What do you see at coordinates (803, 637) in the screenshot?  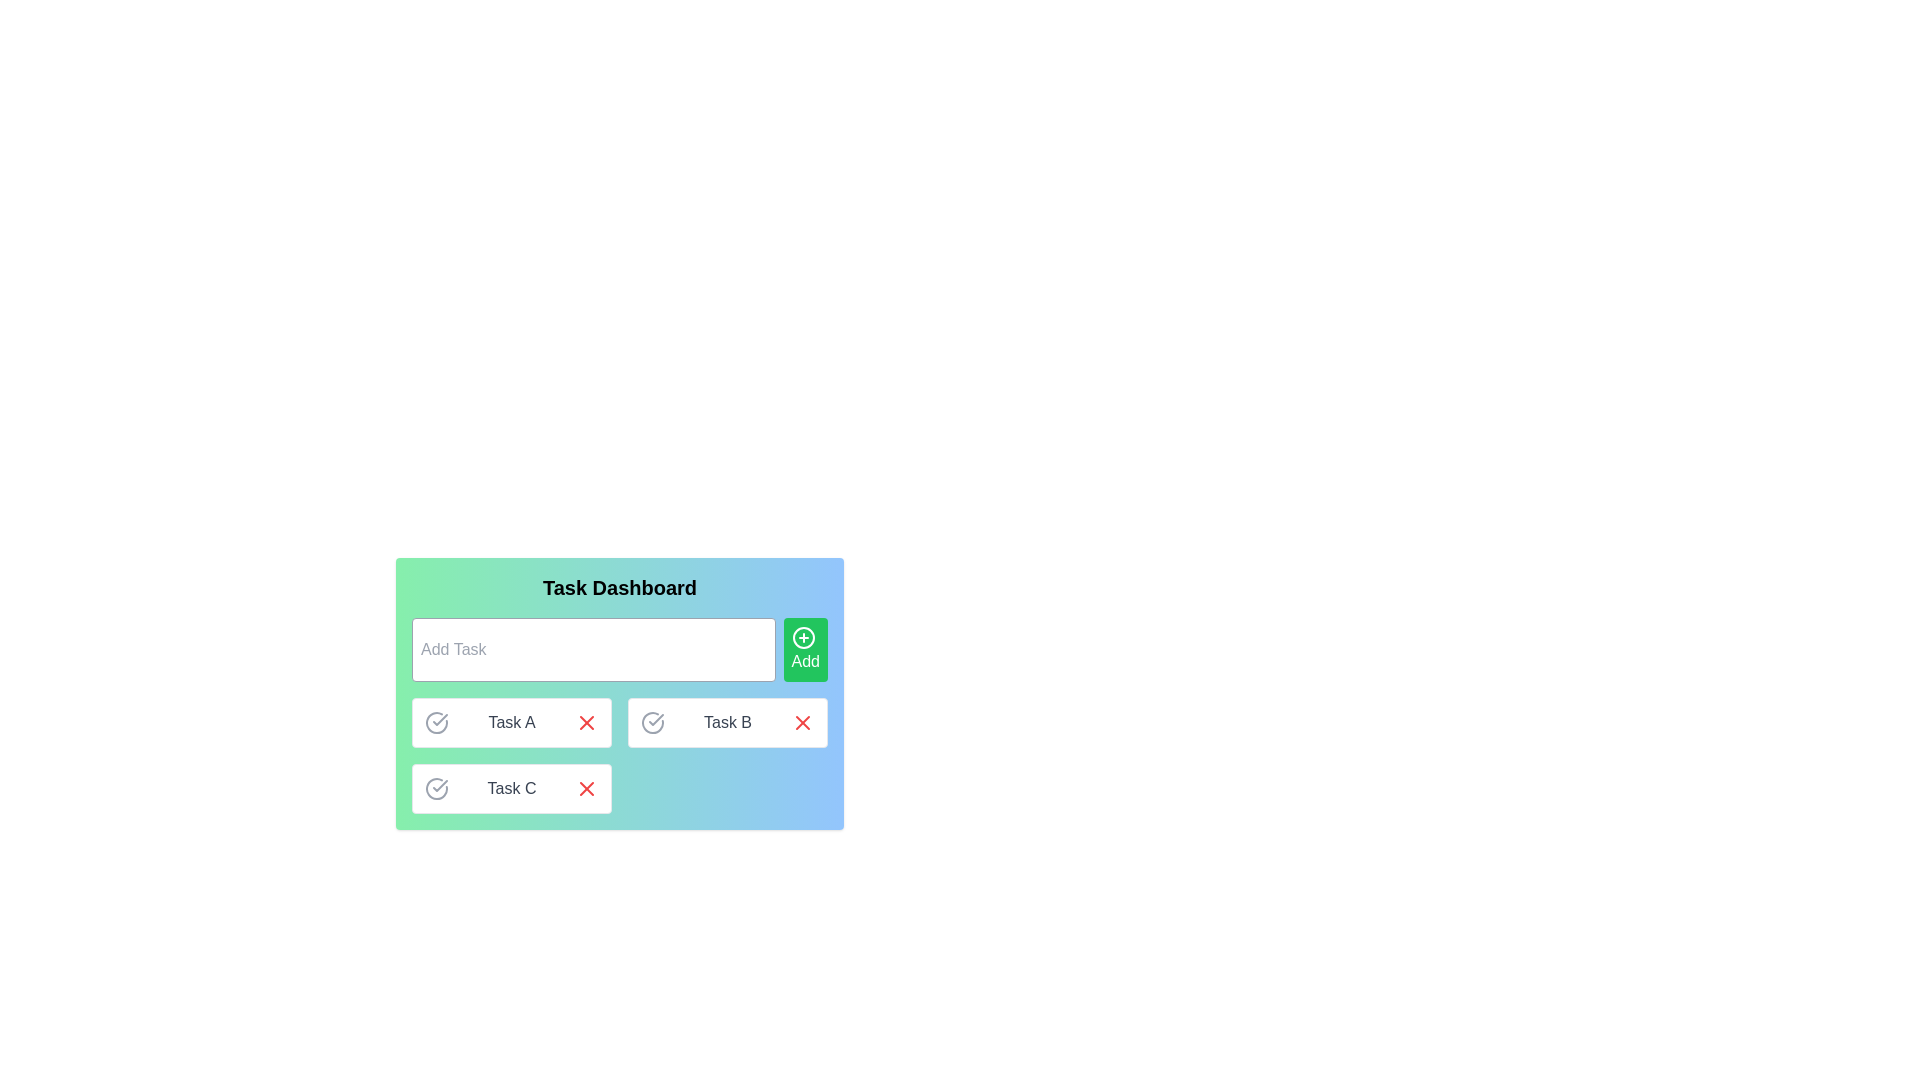 I see `the 'Add' icon in the task dashboard header` at bounding box center [803, 637].